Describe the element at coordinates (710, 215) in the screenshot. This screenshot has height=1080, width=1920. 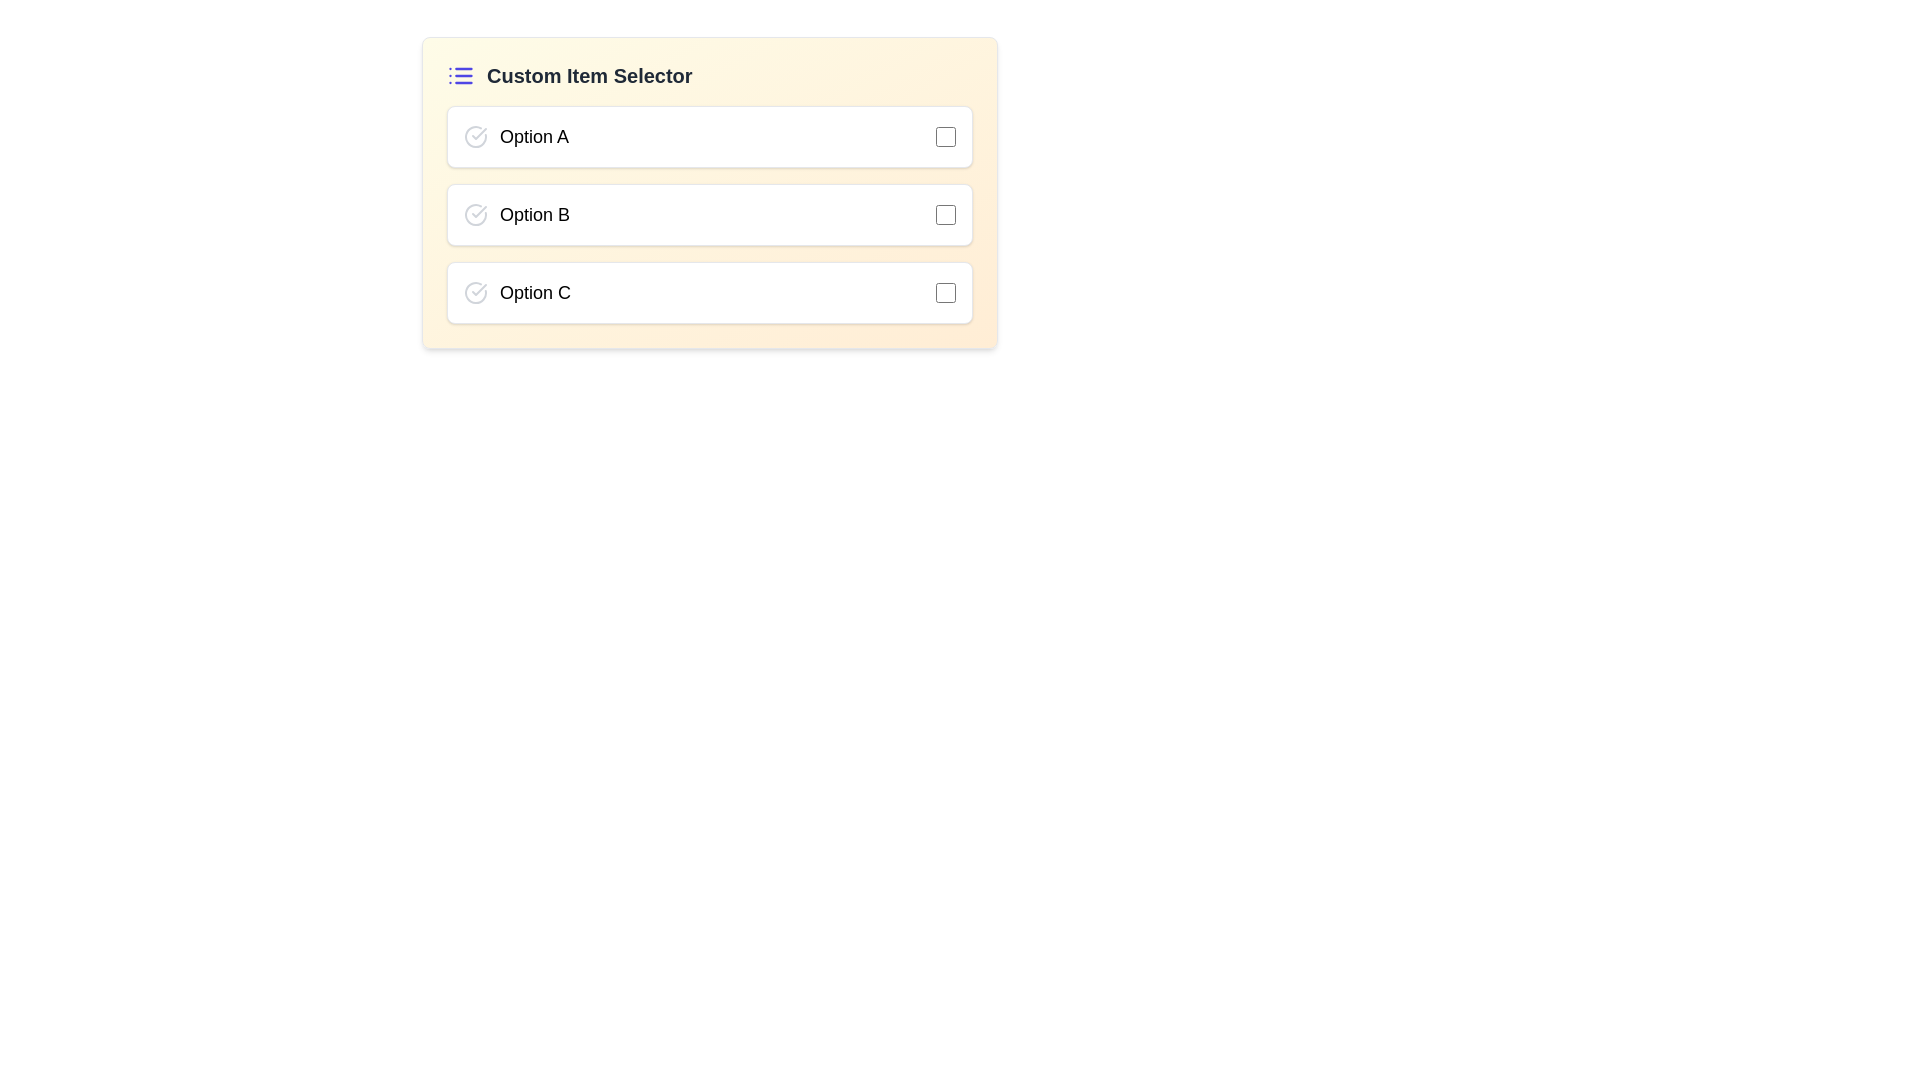
I see `the second selectable item in the 'Custom Item Selector' list to trigger hover effects` at that location.